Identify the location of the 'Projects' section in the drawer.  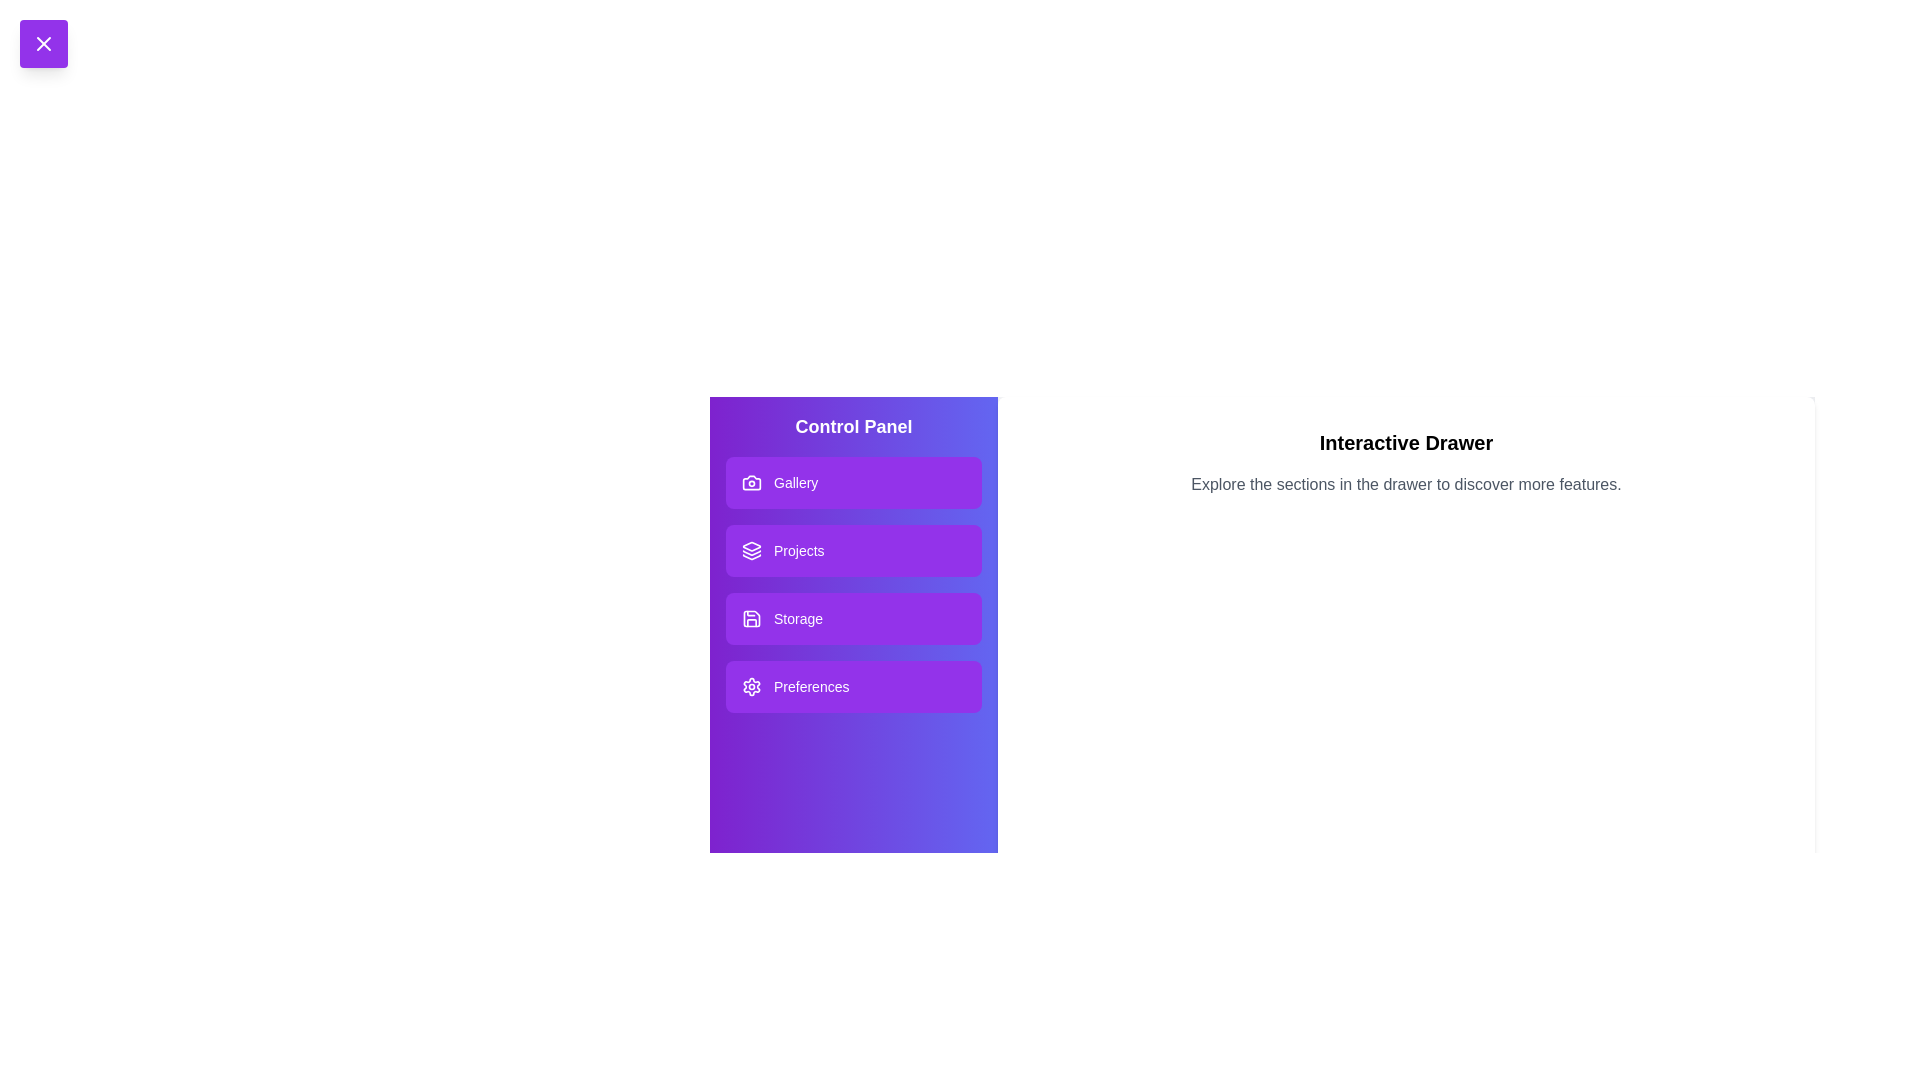
(854, 551).